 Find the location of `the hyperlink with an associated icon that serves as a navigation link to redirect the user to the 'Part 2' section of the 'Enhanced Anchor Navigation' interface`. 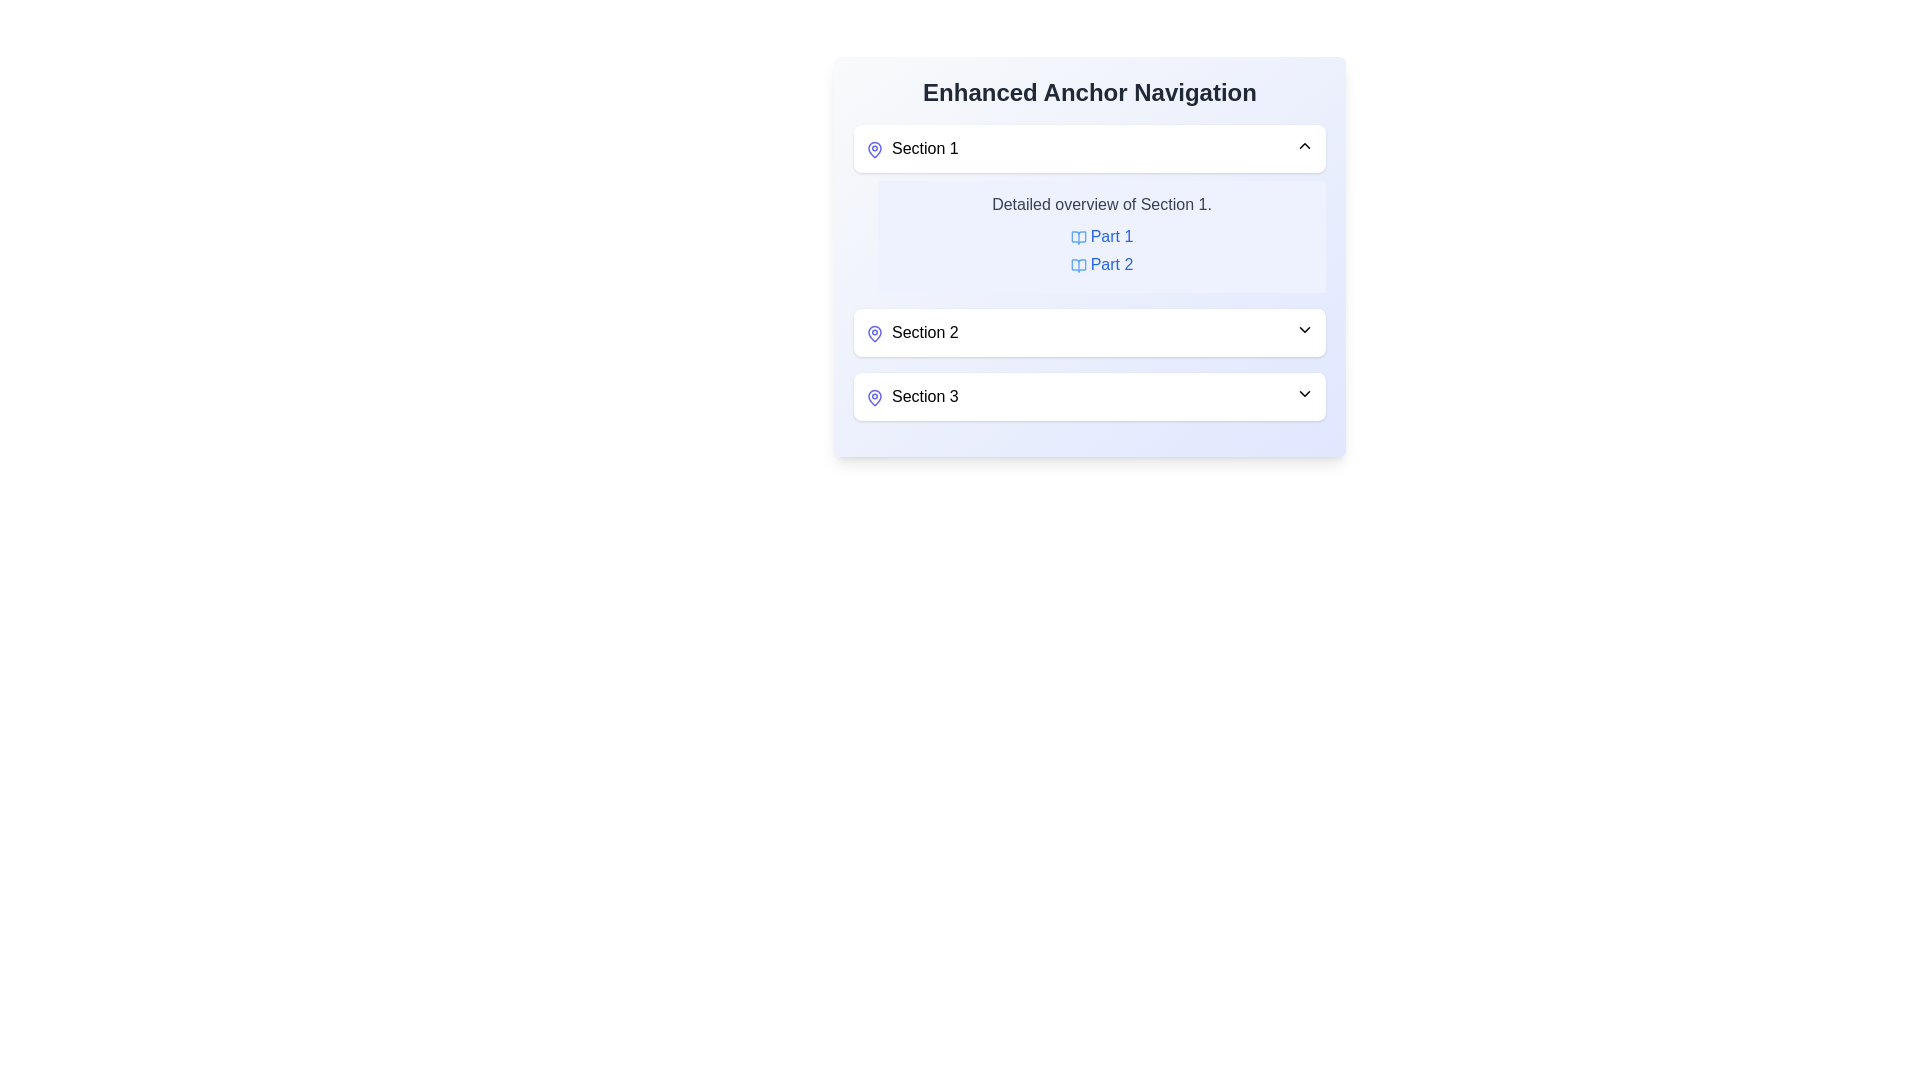

the hyperlink with an associated icon that serves as a navigation link to redirect the user to the 'Part 2' section of the 'Enhanced Anchor Navigation' interface is located at coordinates (1101, 264).